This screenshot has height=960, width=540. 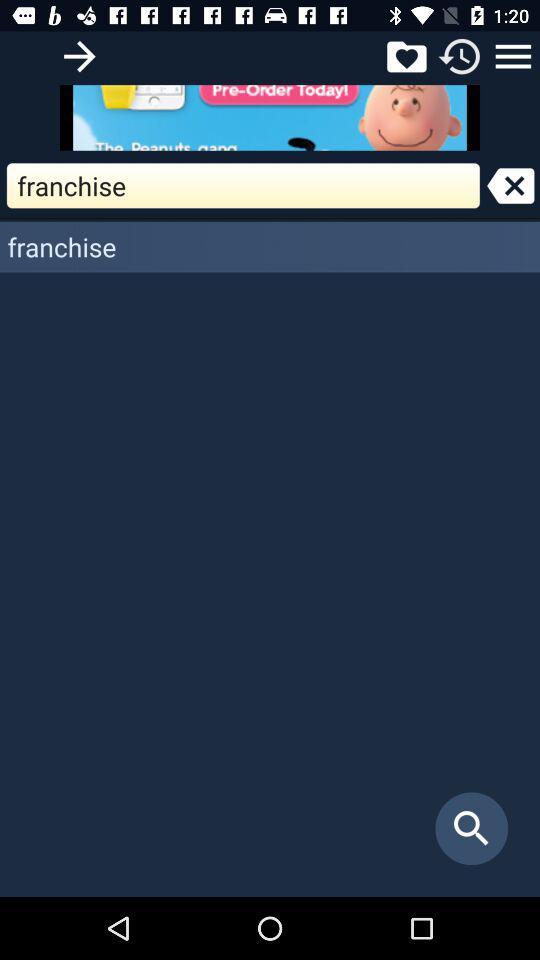 I want to click on advertisement, so click(x=270, y=117).